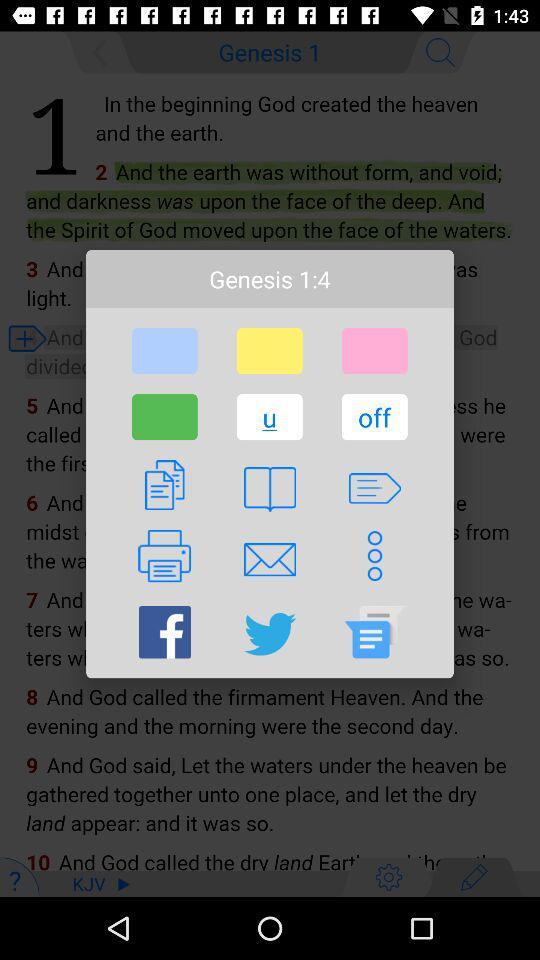 This screenshot has height=960, width=540. What do you see at coordinates (269, 416) in the screenshot?
I see `the button next to the off` at bounding box center [269, 416].